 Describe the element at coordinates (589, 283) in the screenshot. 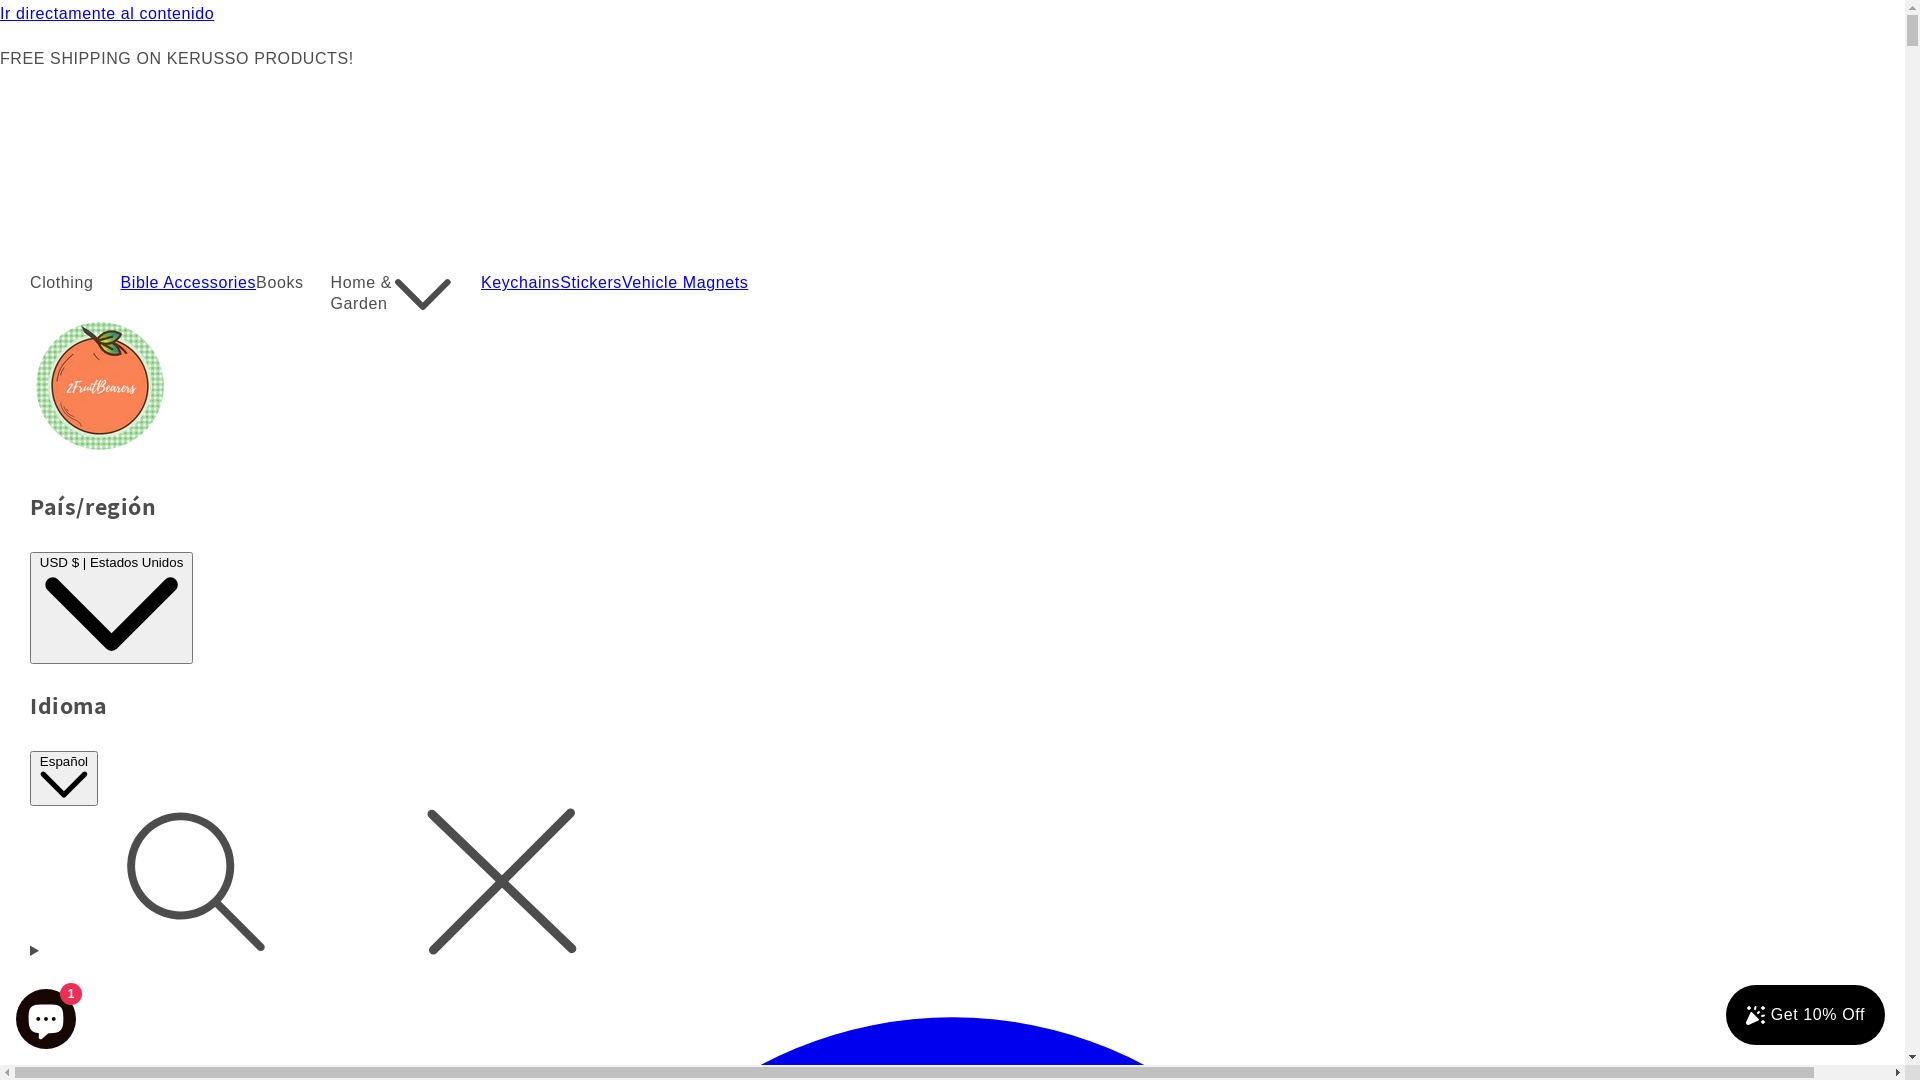

I see `'Stickers'` at that location.